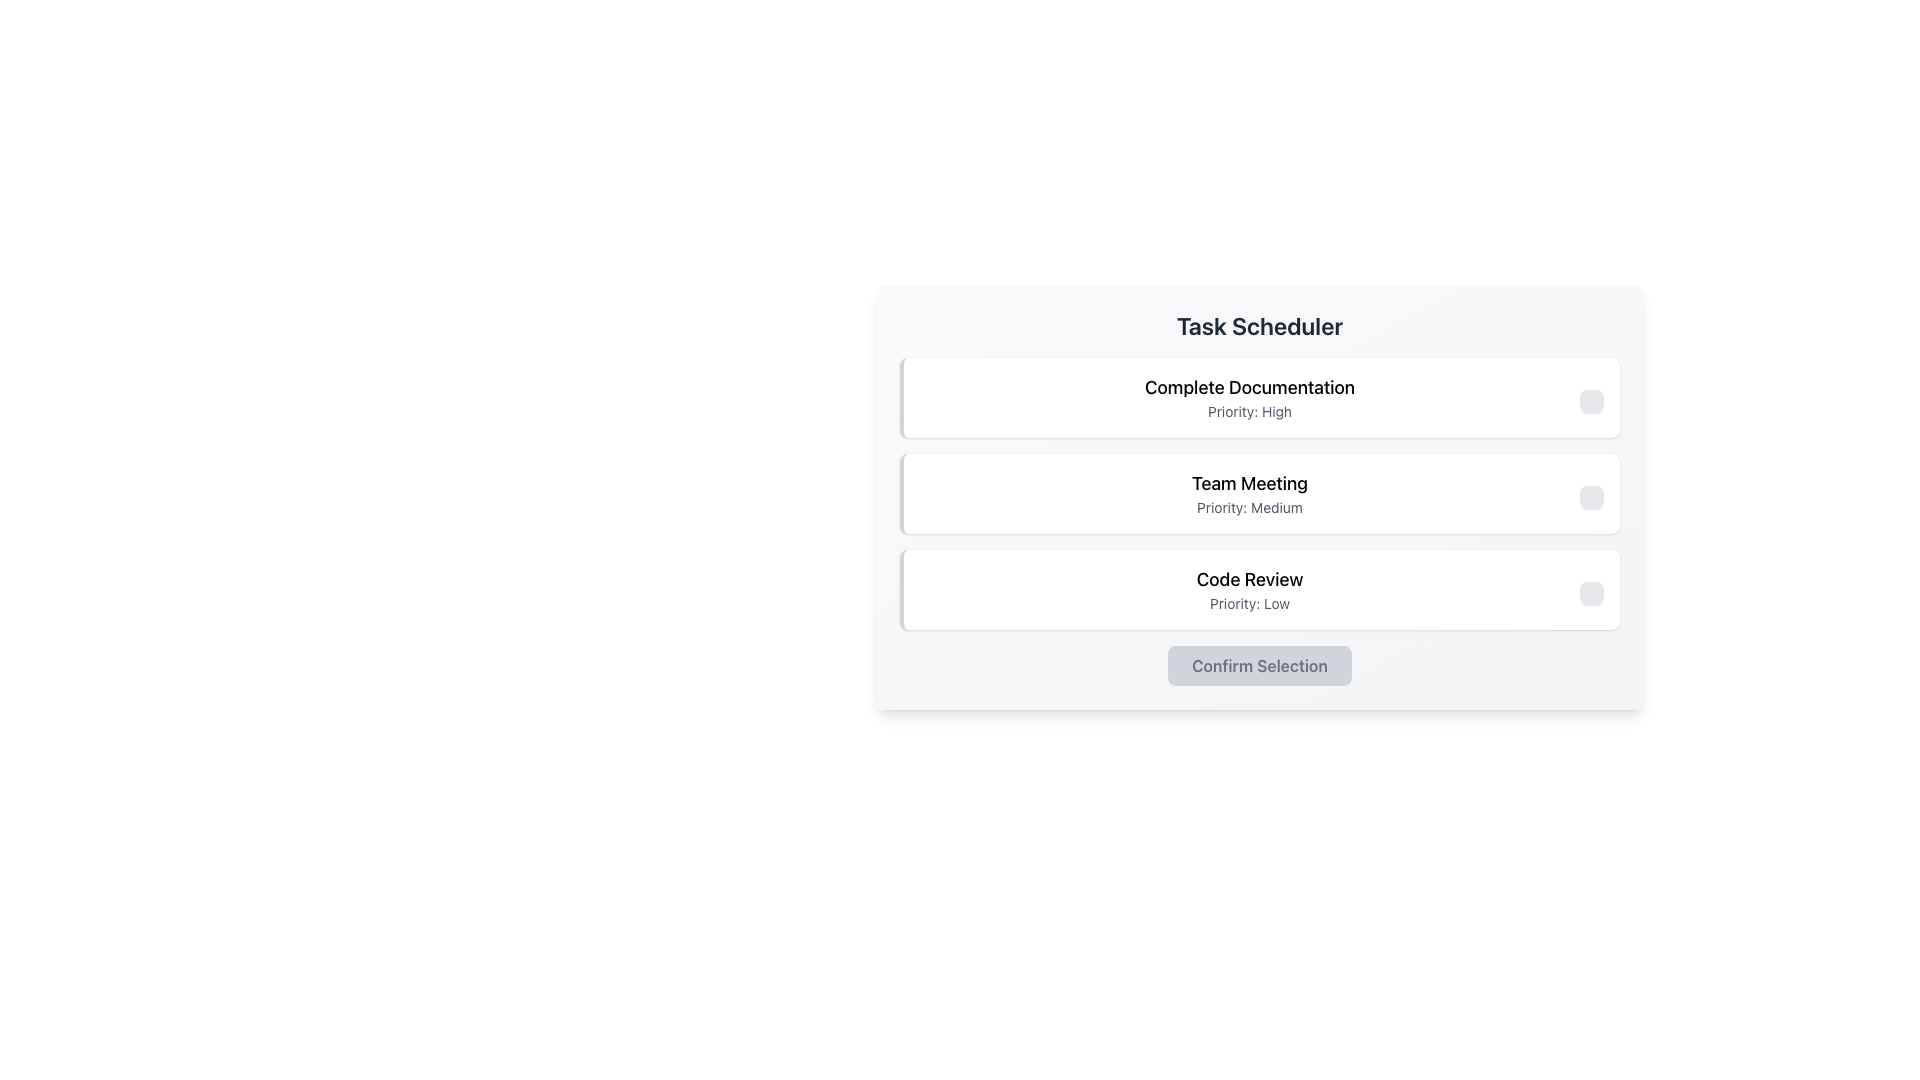  I want to click on the Text element that displays the priority status of the associated task, which is 'Low', located beneath the 'Code Review' heading, so click(1248, 603).